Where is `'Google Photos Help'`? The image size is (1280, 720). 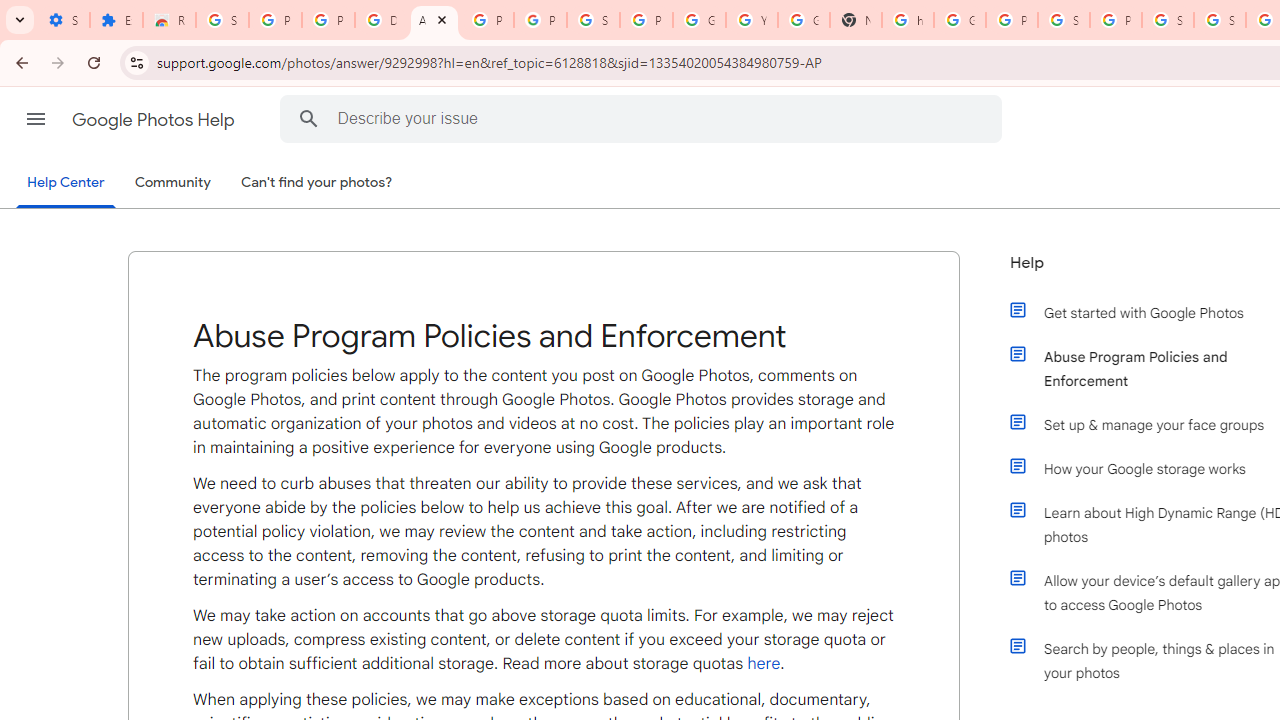
'Google Photos Help' is located at coordinates (154, 119).